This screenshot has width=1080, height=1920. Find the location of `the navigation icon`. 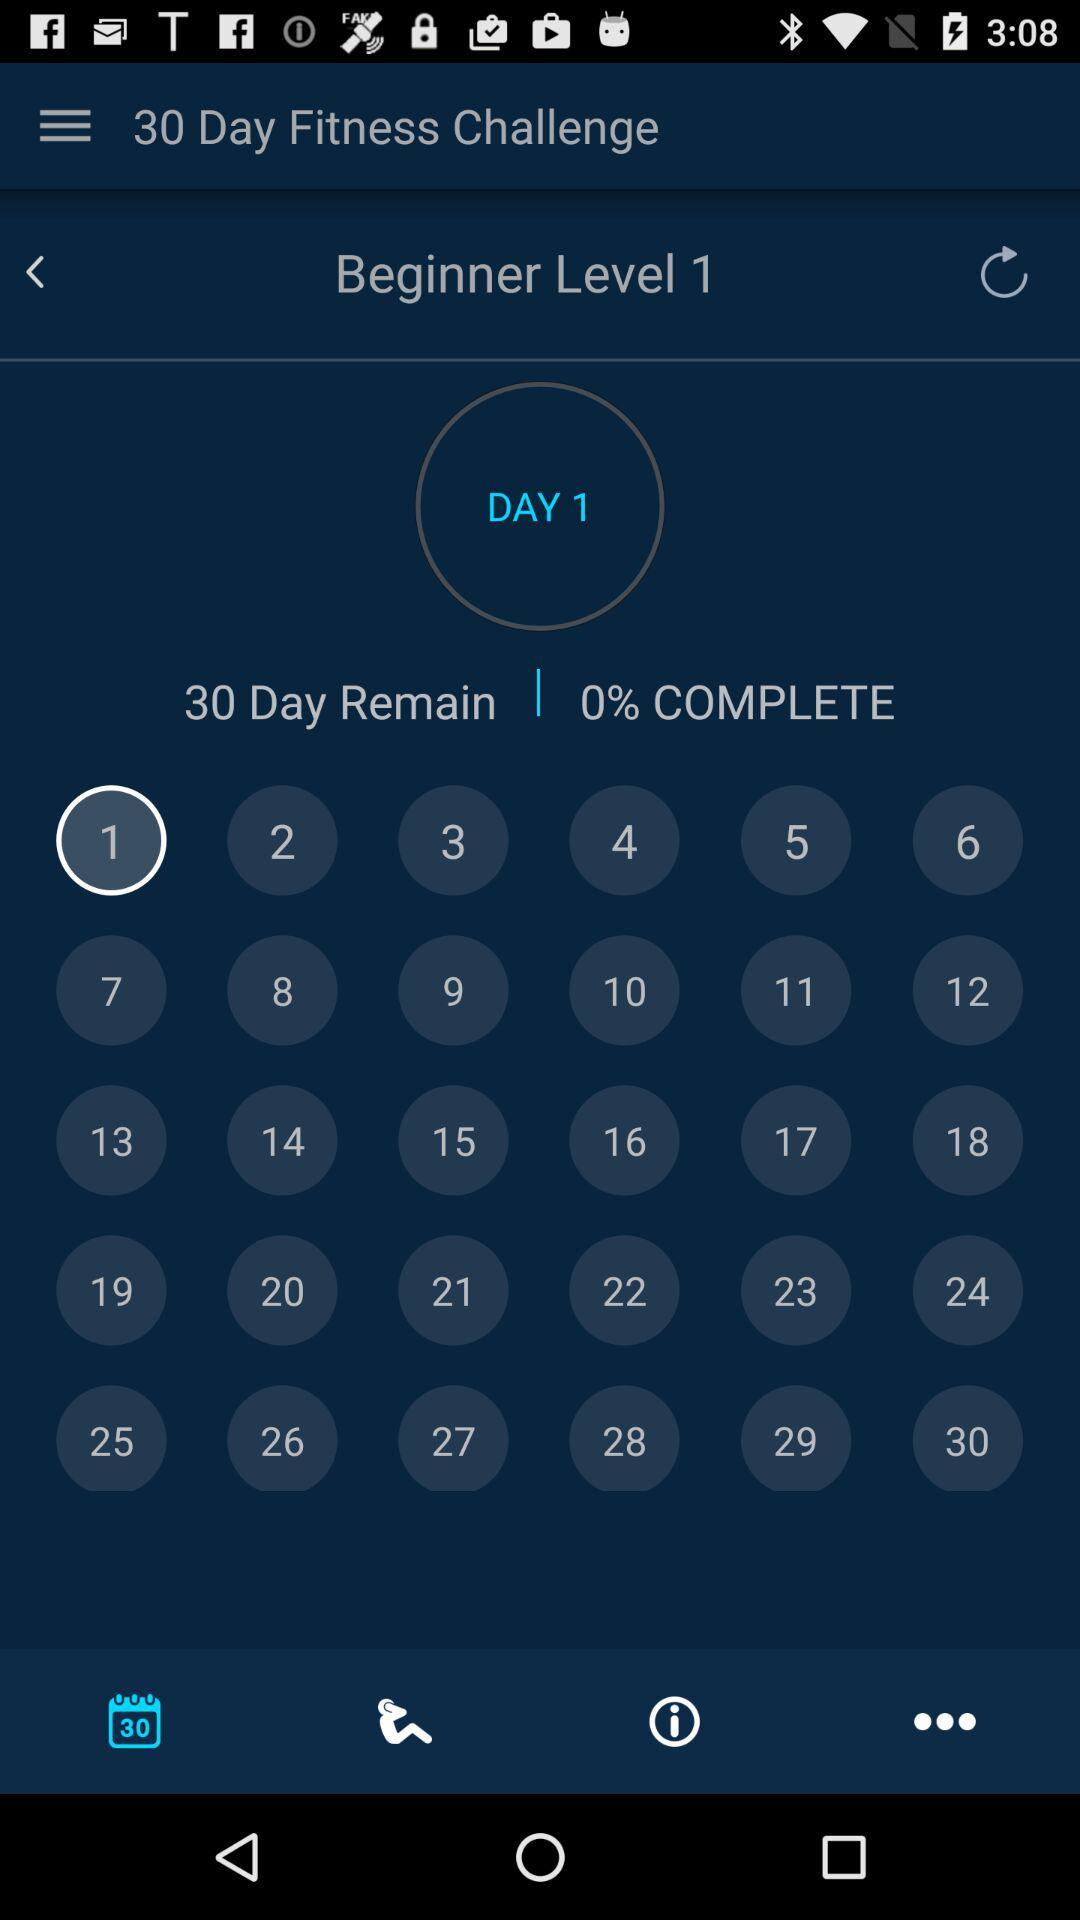

the navigation icon is located at coordinates (795, 1219).